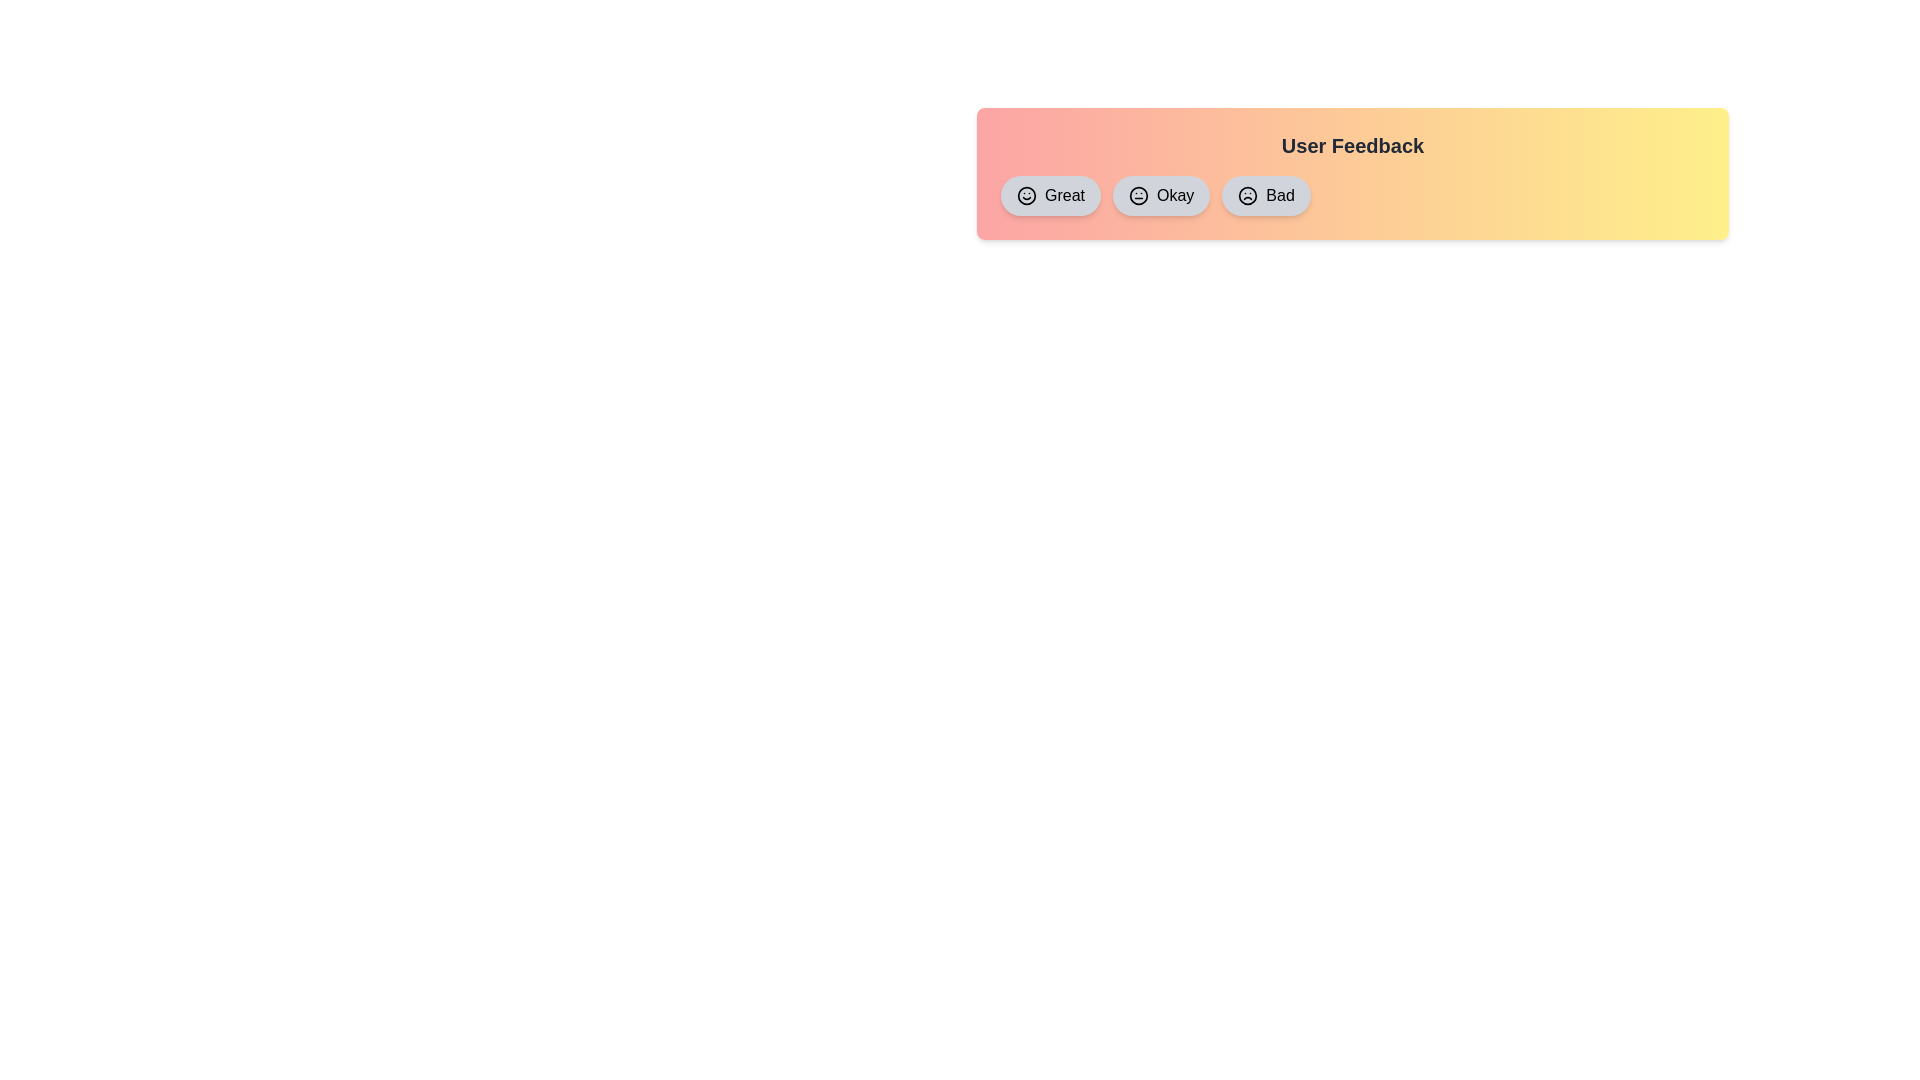 Image resolution: width=1920 pixels, height=1080 pixels. I want to click on the chip labeled Okay, so click(1161, 196).